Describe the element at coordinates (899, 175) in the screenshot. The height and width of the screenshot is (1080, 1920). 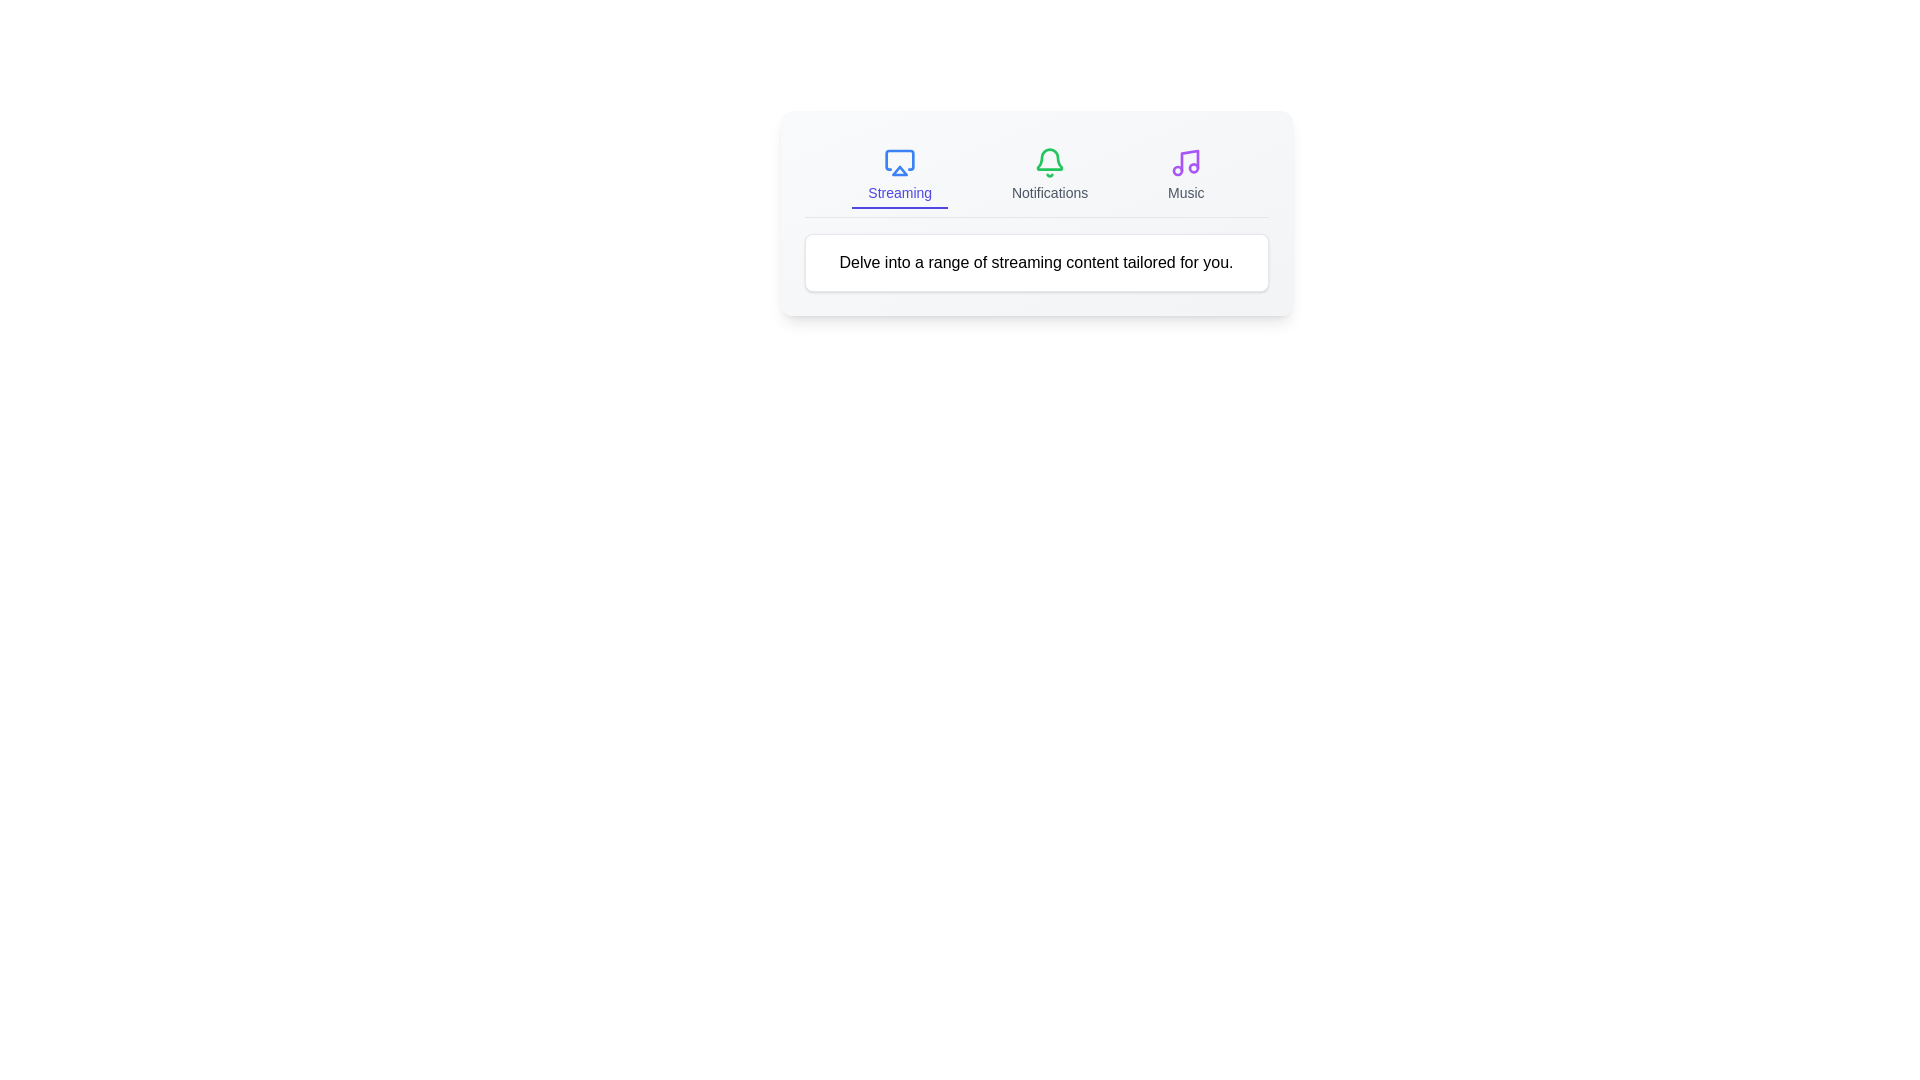
I see `the active tab labeled 'Streaming' to confirm its state` at that location.